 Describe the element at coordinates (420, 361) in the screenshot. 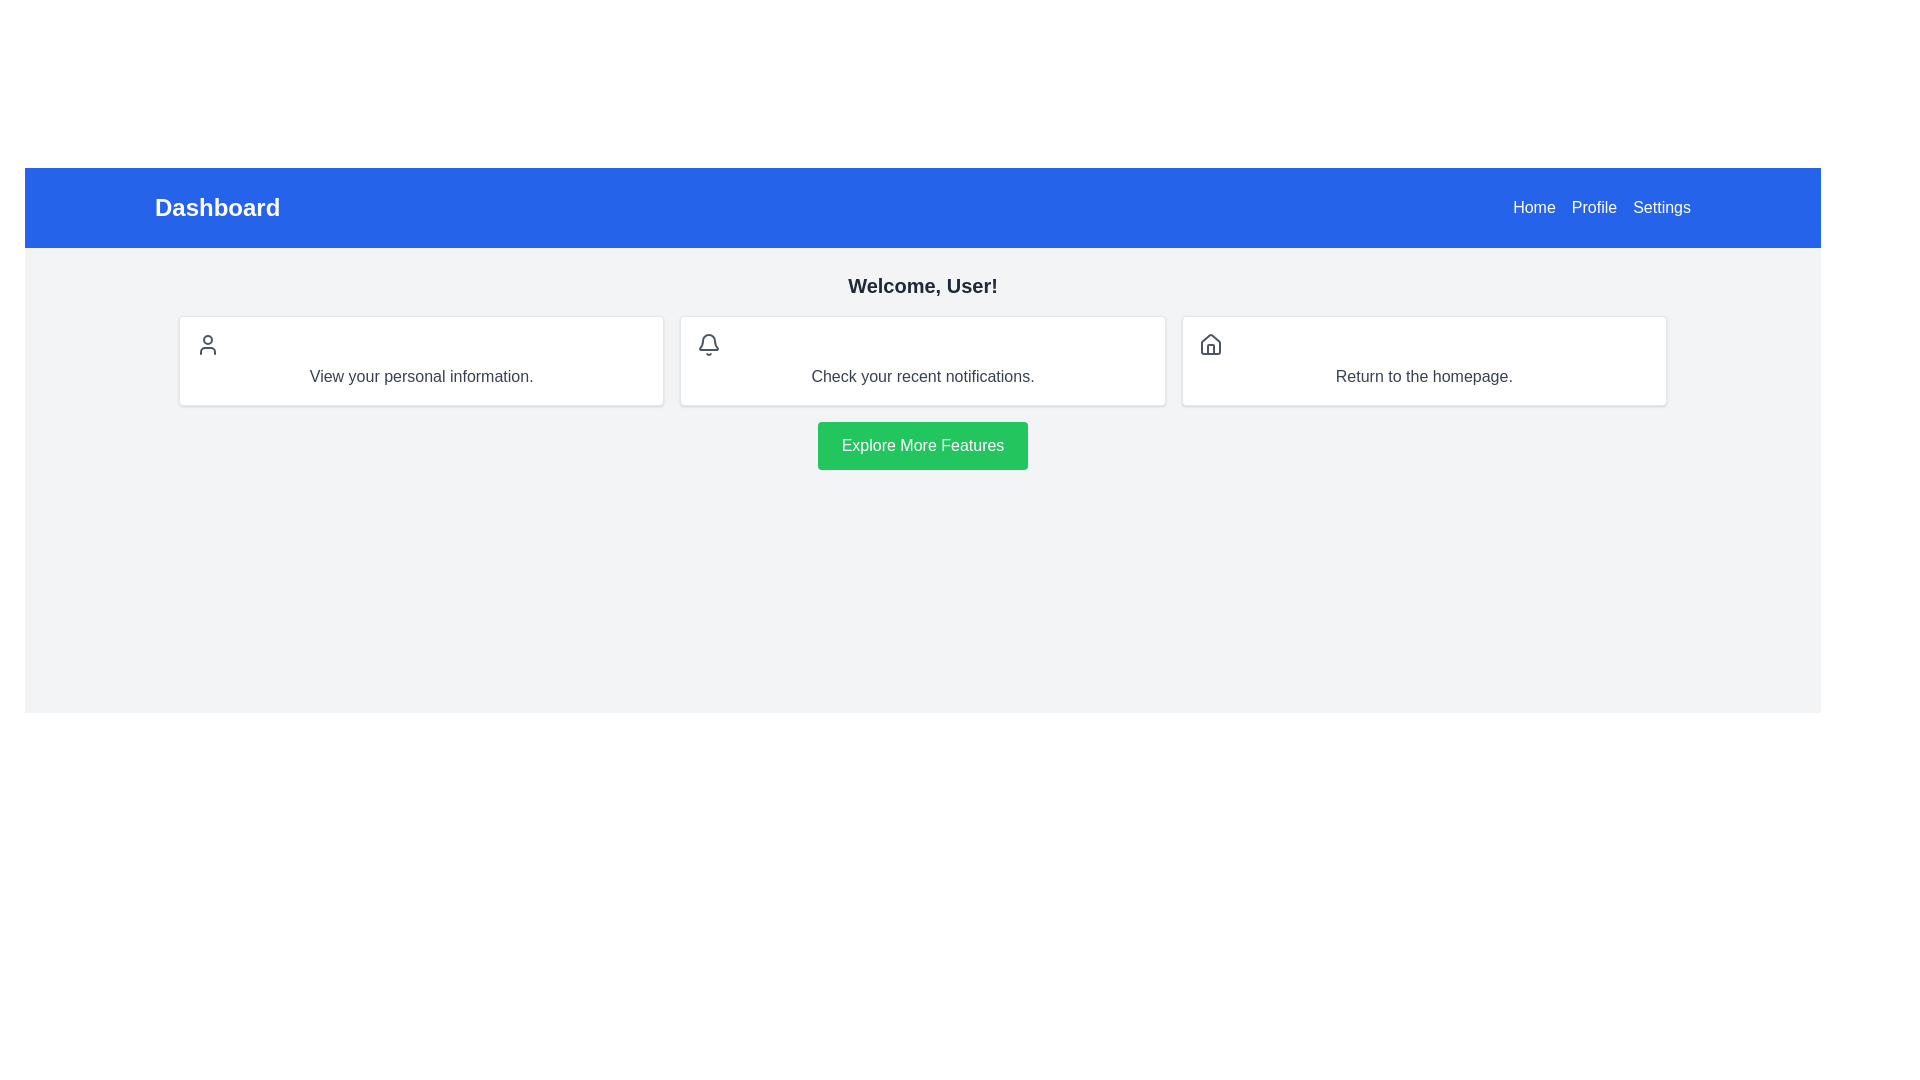

I see `the icon in the first Card component located near the top-center of the interface, directly below the blue header bar` at that location.